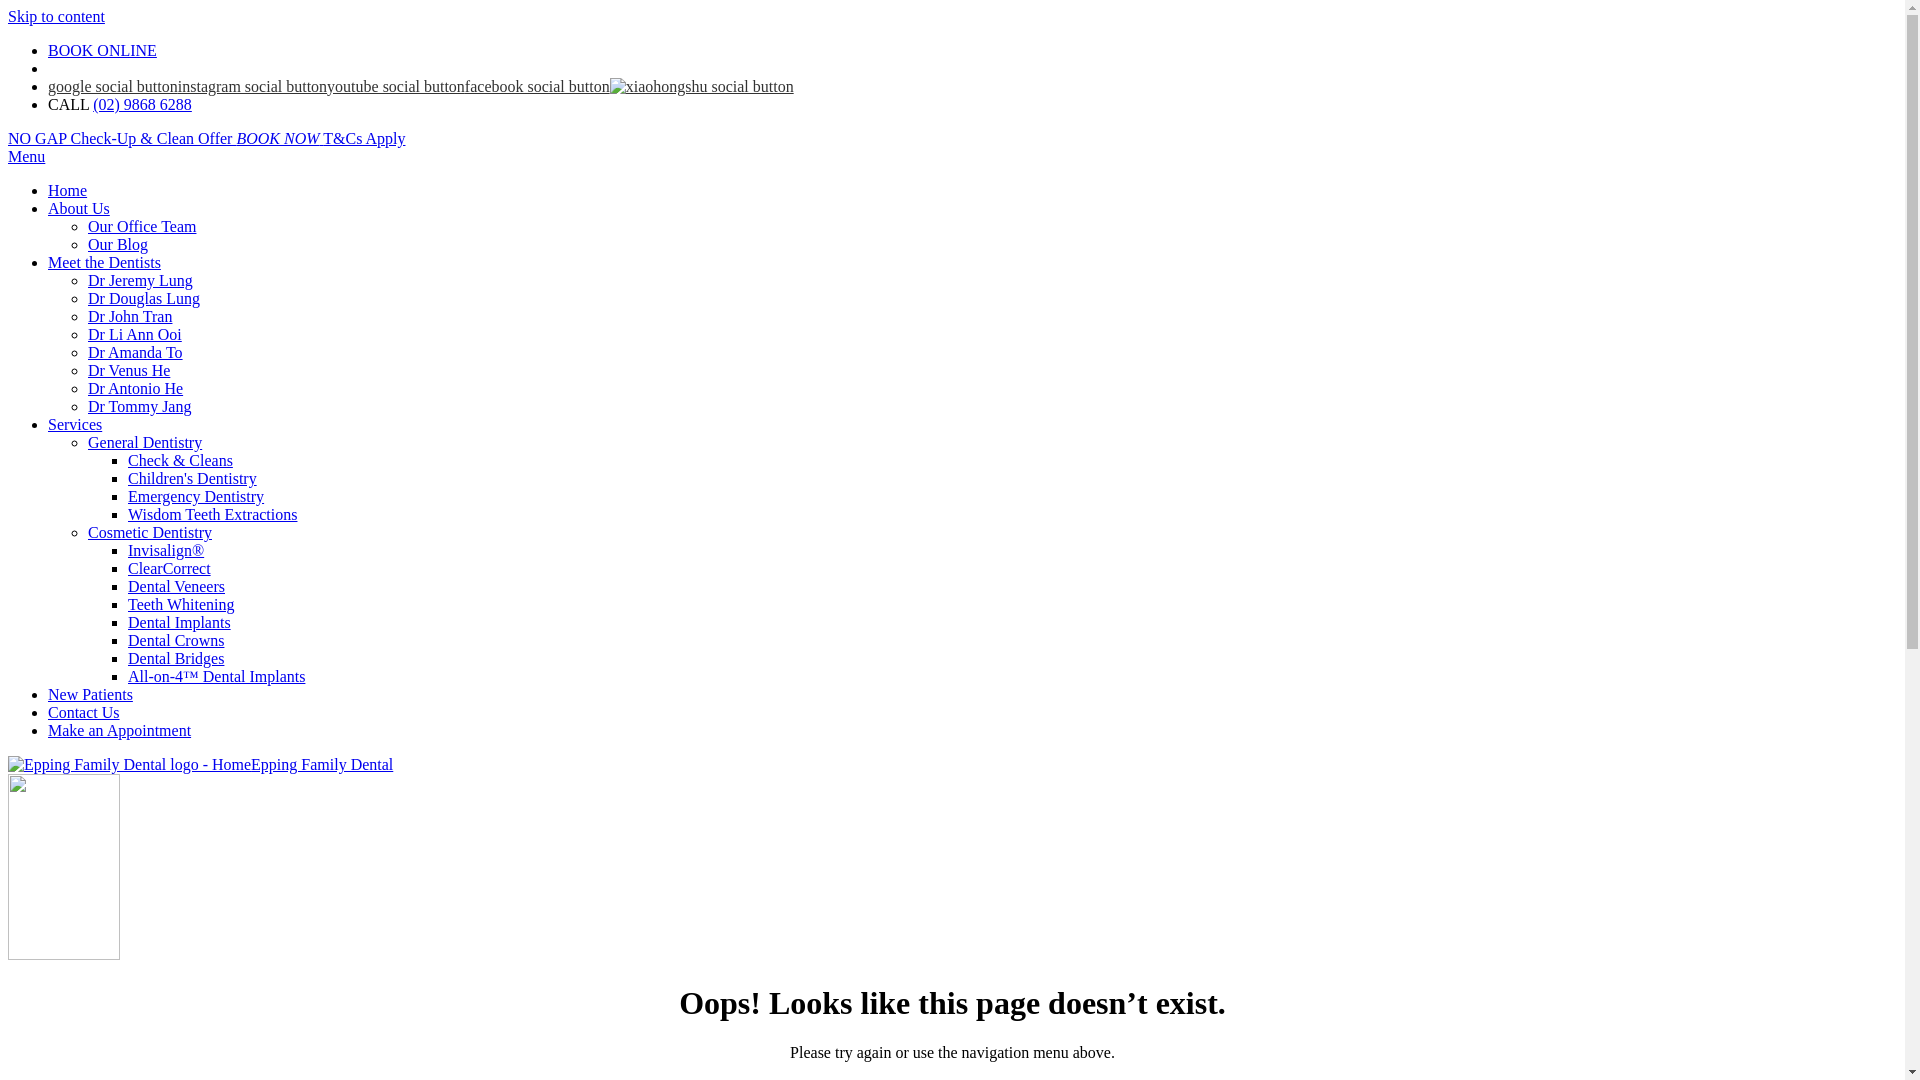 This screenshot has height=1080, width=1920. I want to click on 'Cosmetic Dentistry', so click(86, 531).